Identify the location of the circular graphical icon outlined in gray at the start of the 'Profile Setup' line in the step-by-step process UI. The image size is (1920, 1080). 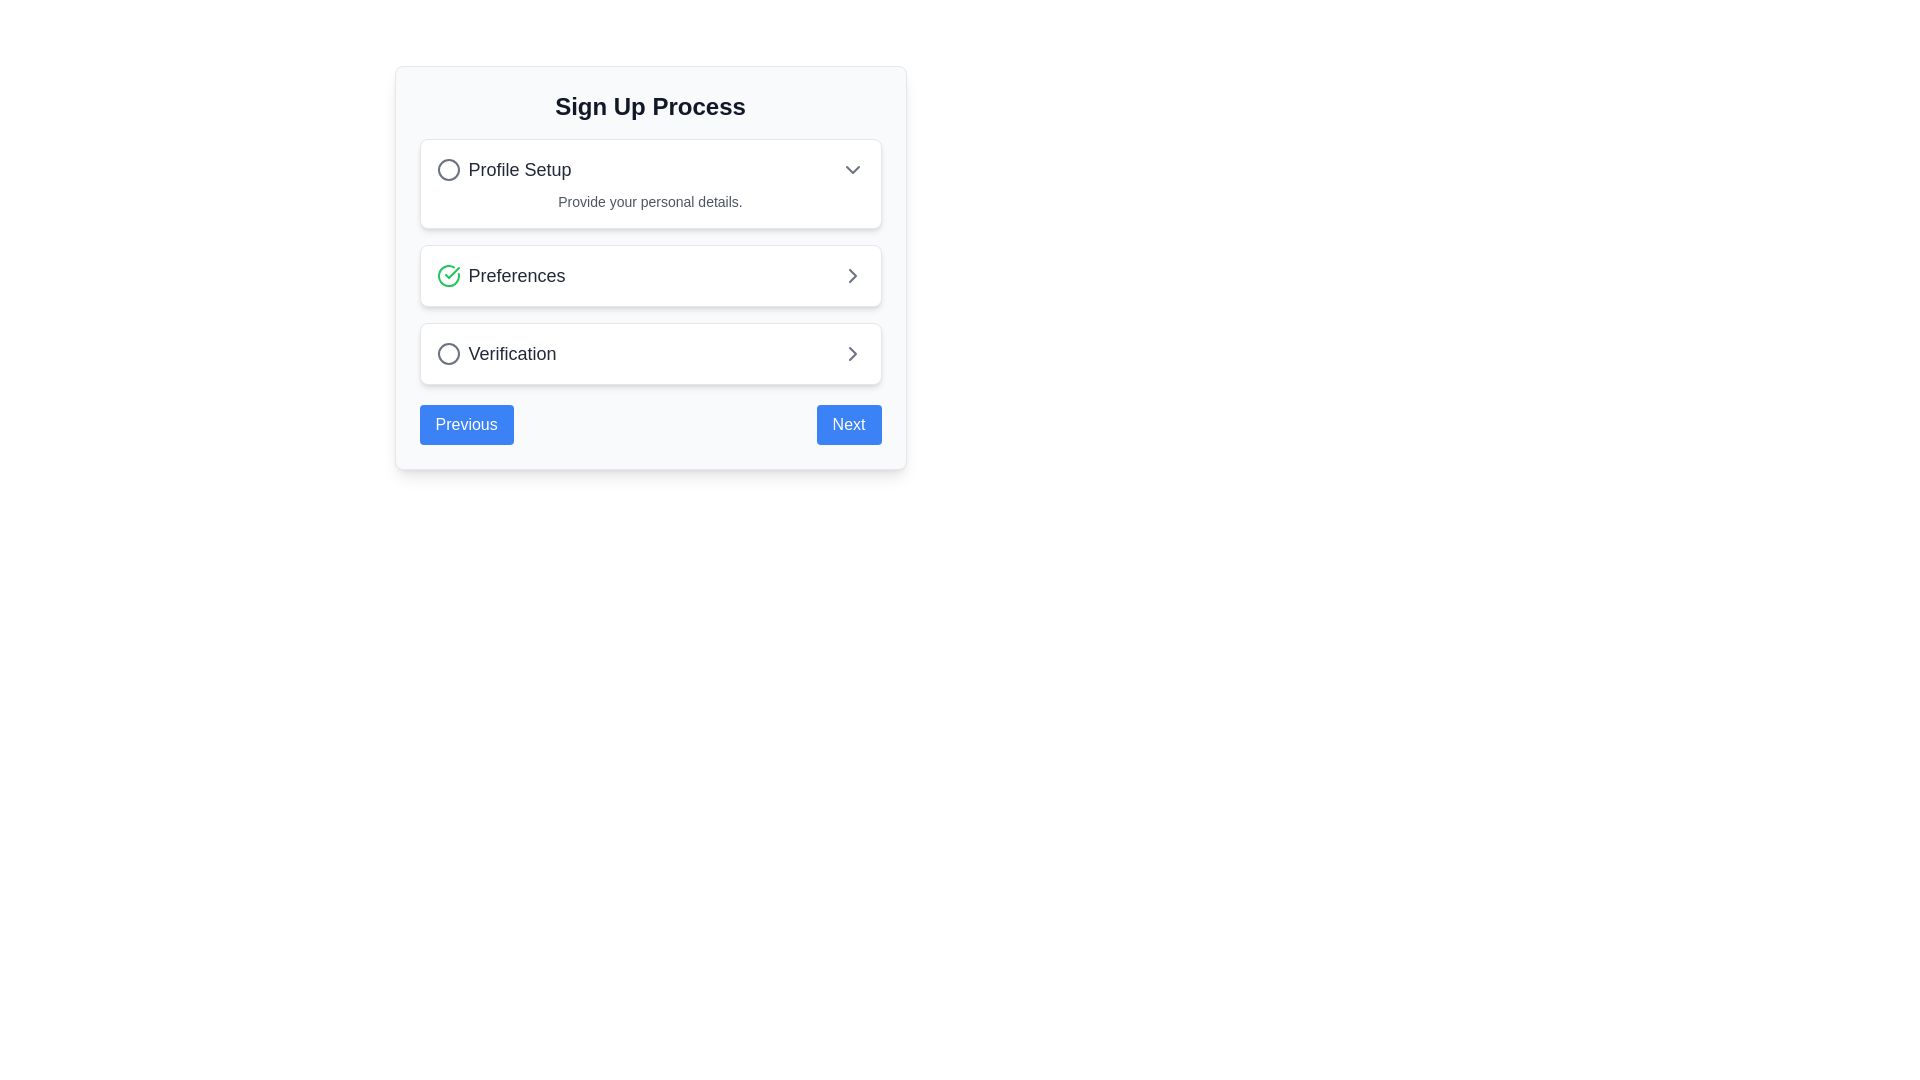
(447, 168).